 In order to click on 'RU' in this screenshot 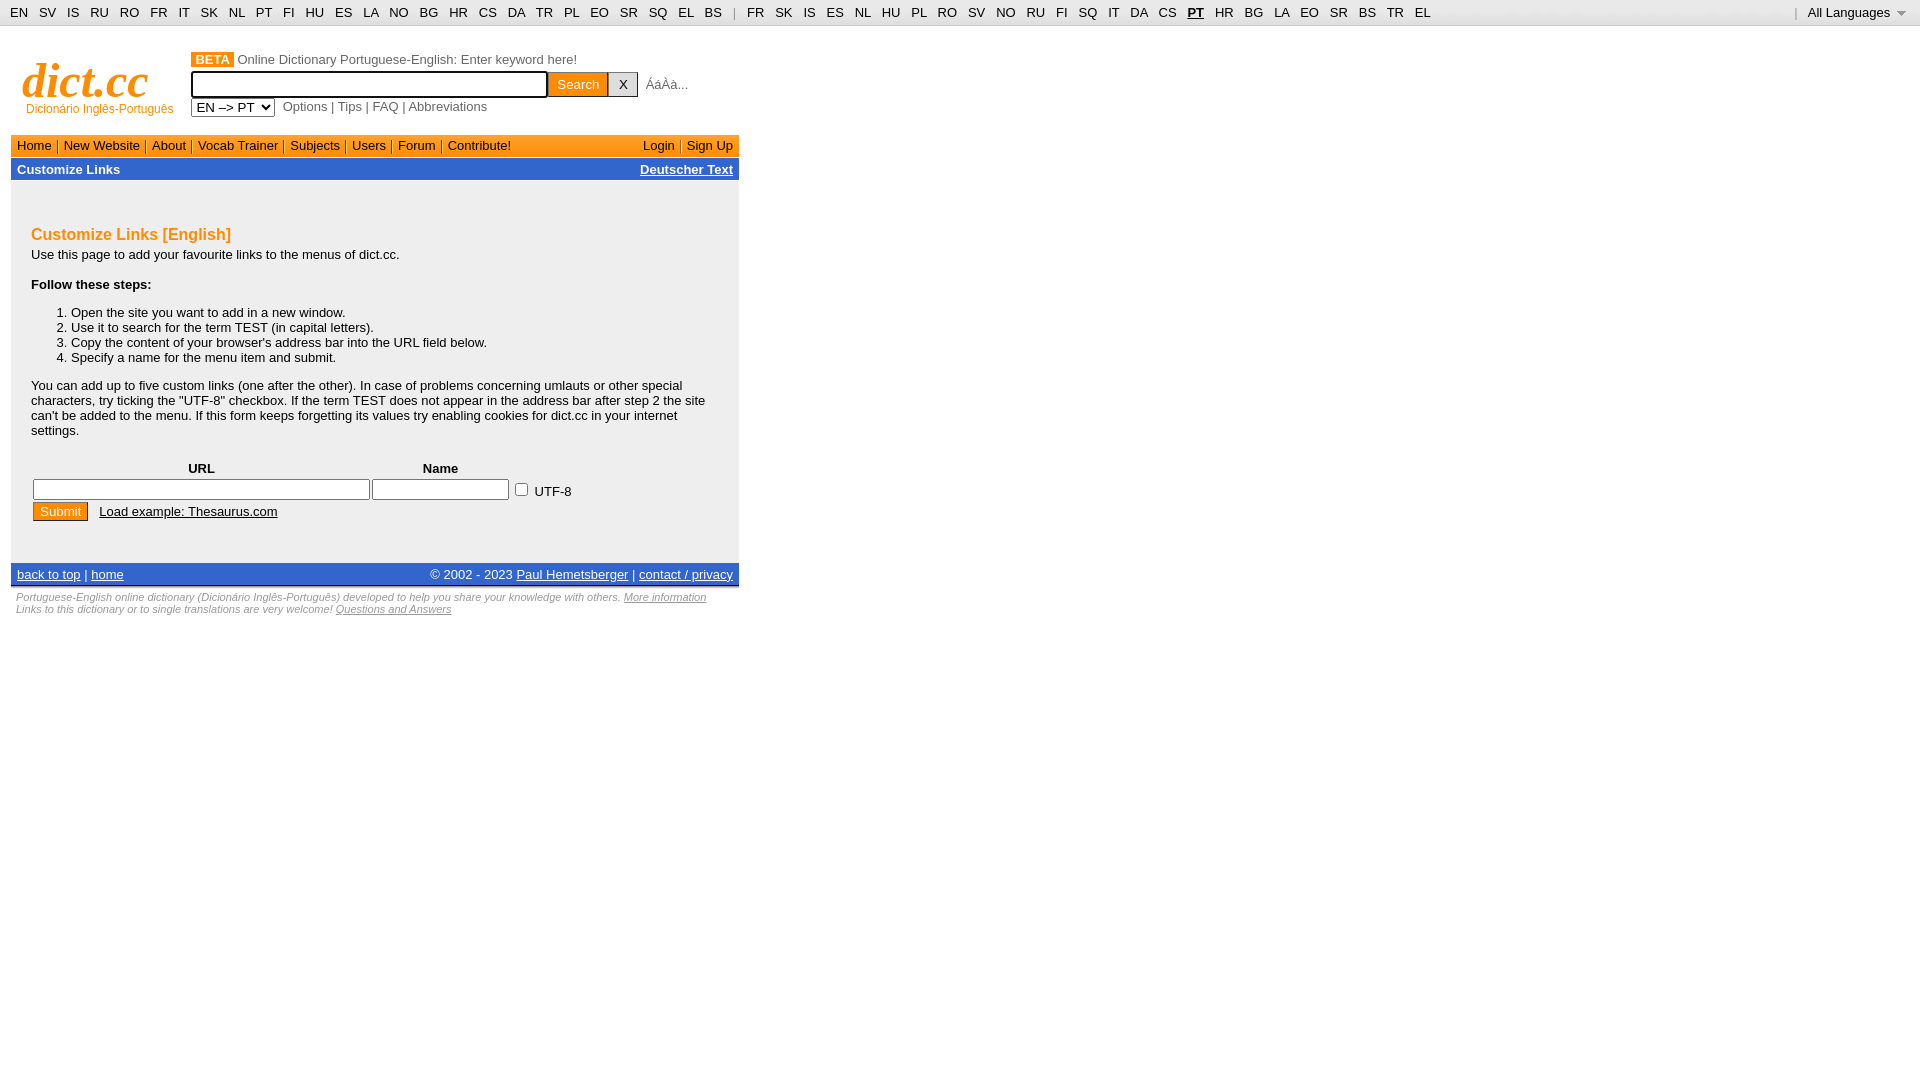, I will do `click(1035, 12)`.